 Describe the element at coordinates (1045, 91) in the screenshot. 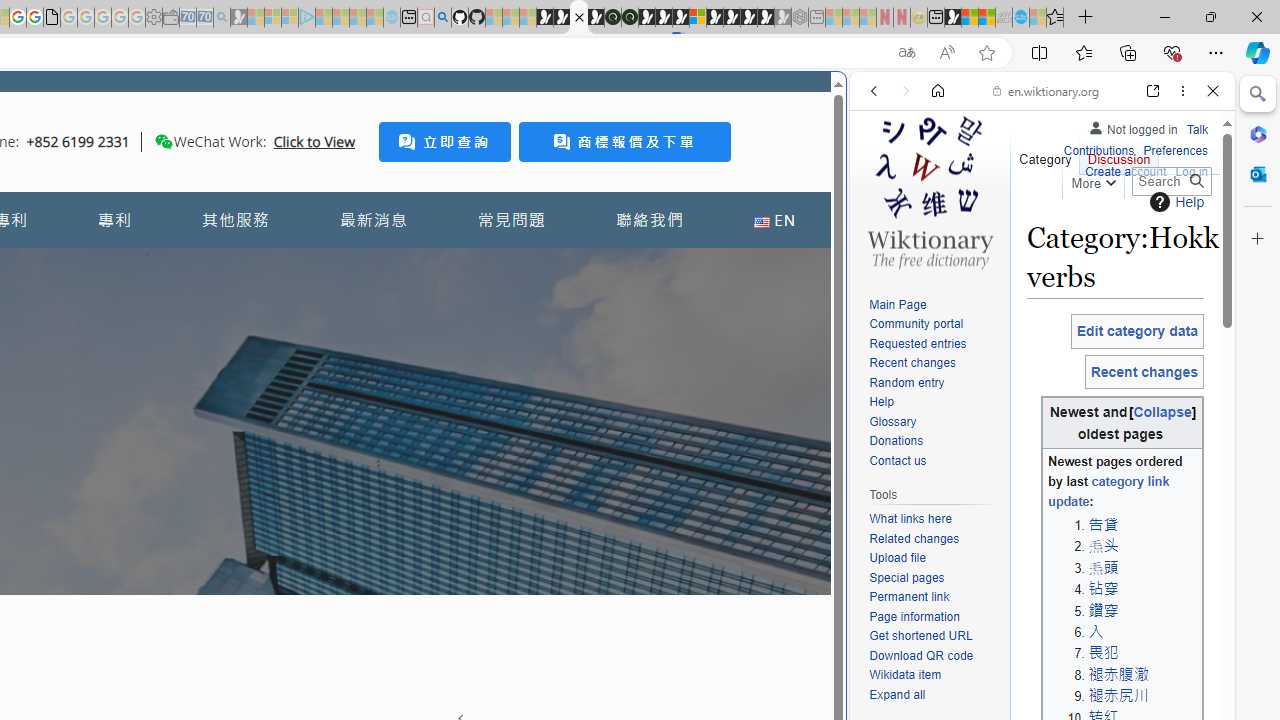

I see `'en.wiktionary.org'` at that location.